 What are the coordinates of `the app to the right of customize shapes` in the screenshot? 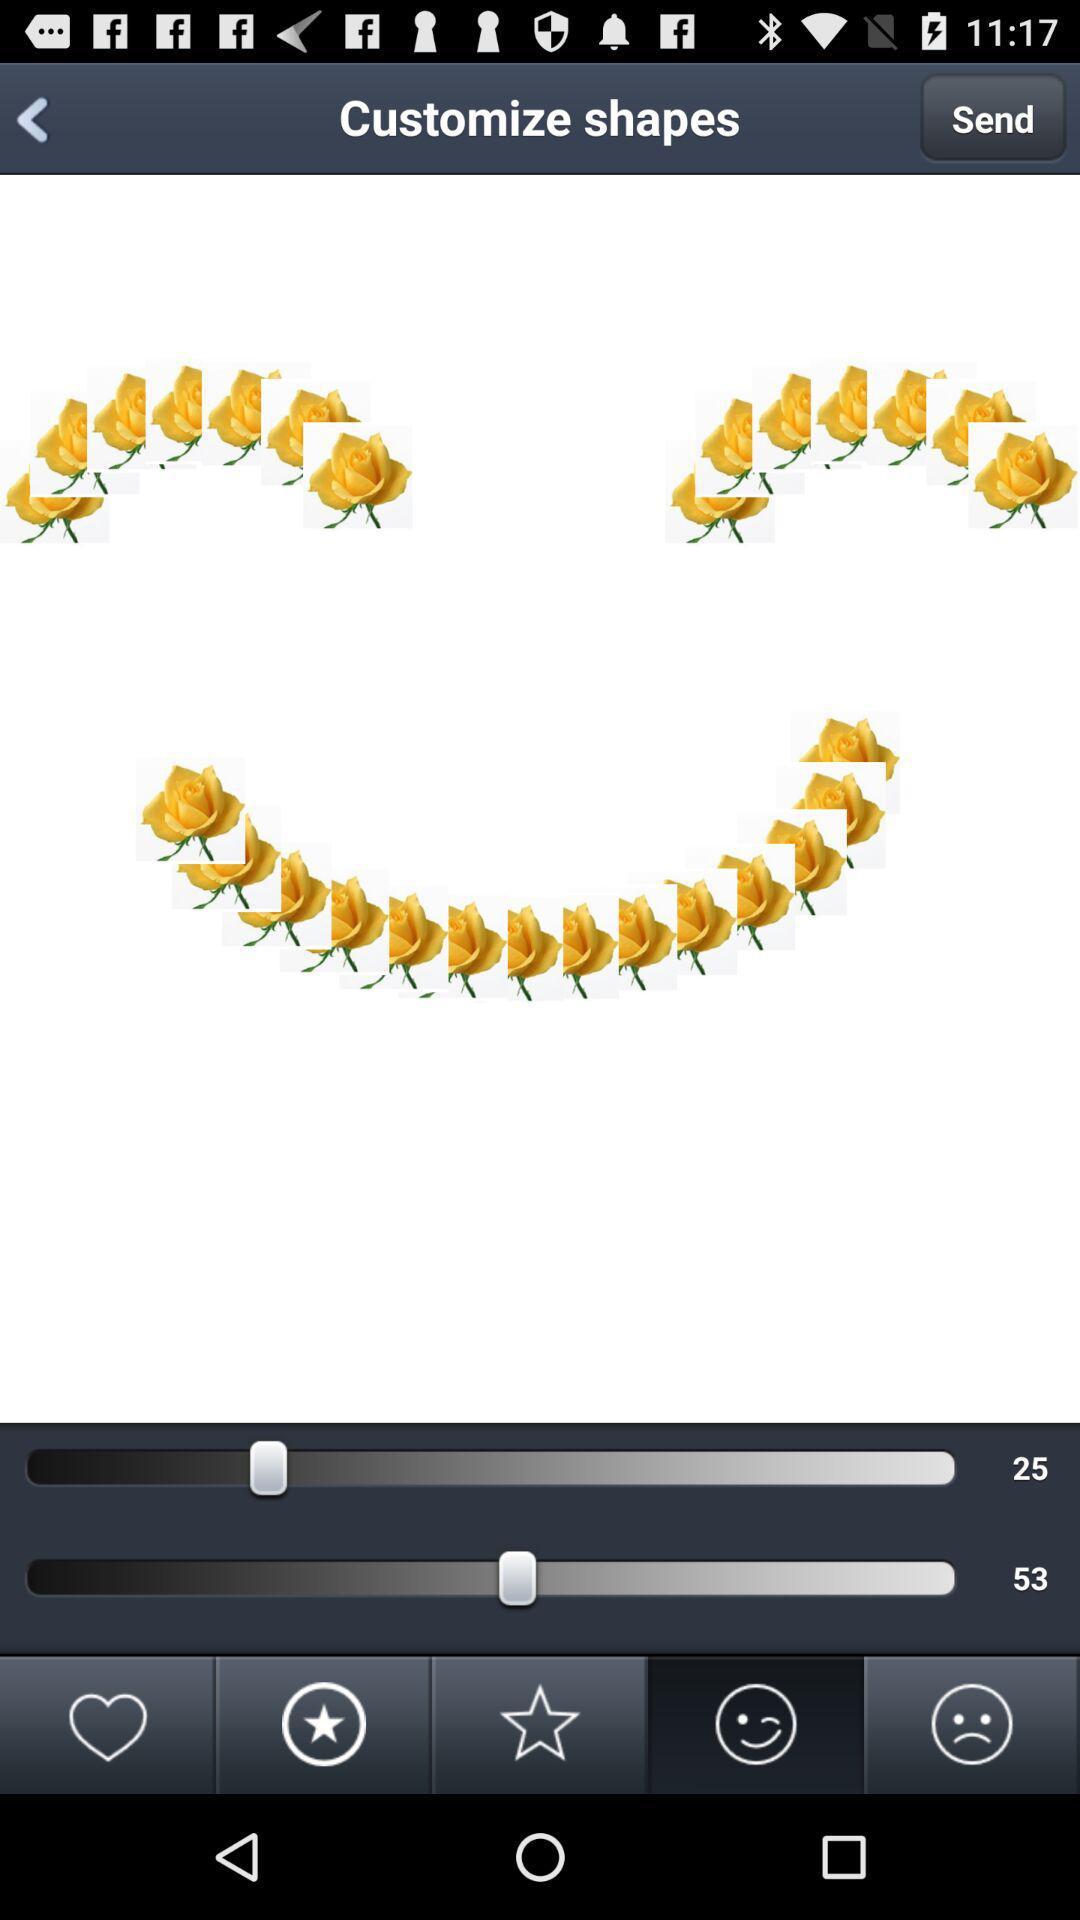 It's located at (993, 117).